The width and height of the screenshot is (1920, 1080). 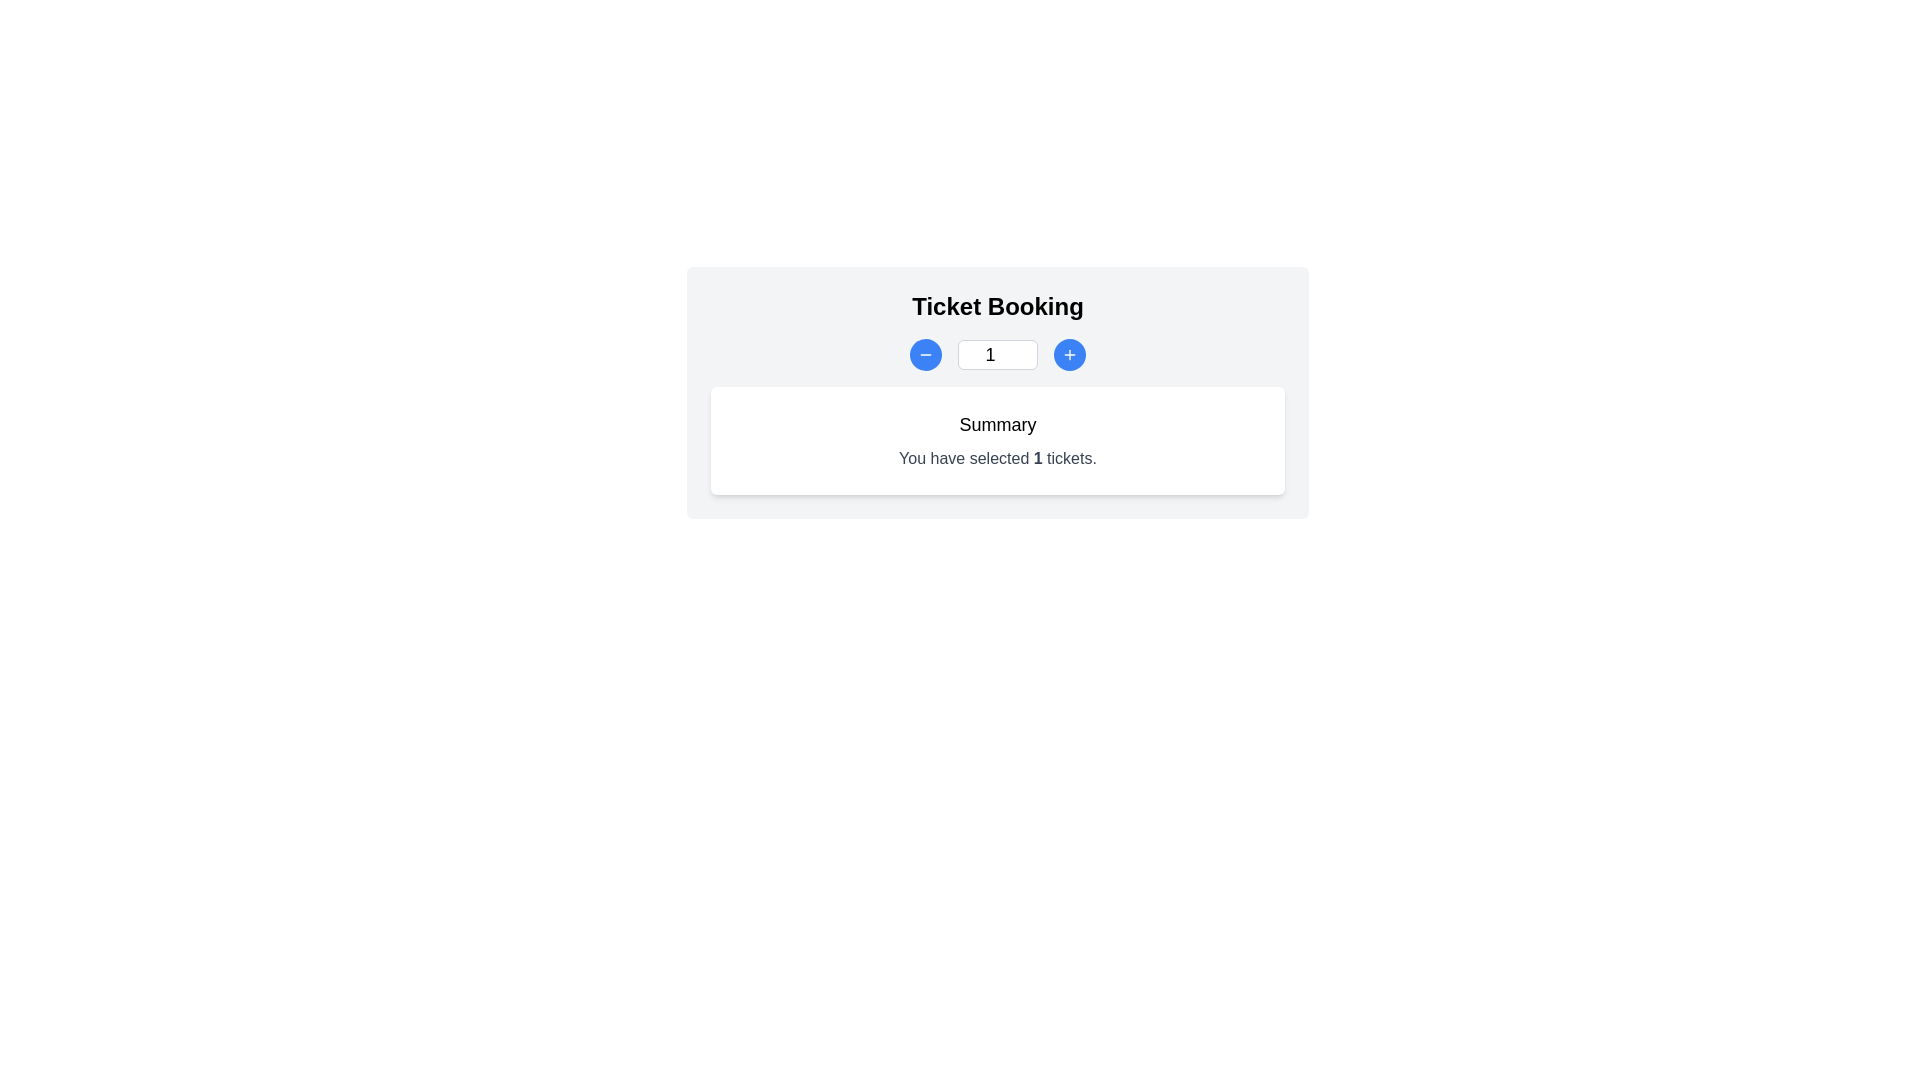 What do you see at coordinates (1069, 353) in the screenshot?
I see `the circular blue button with a white plus sign to increase the value` at bounding box center [1069, 353].